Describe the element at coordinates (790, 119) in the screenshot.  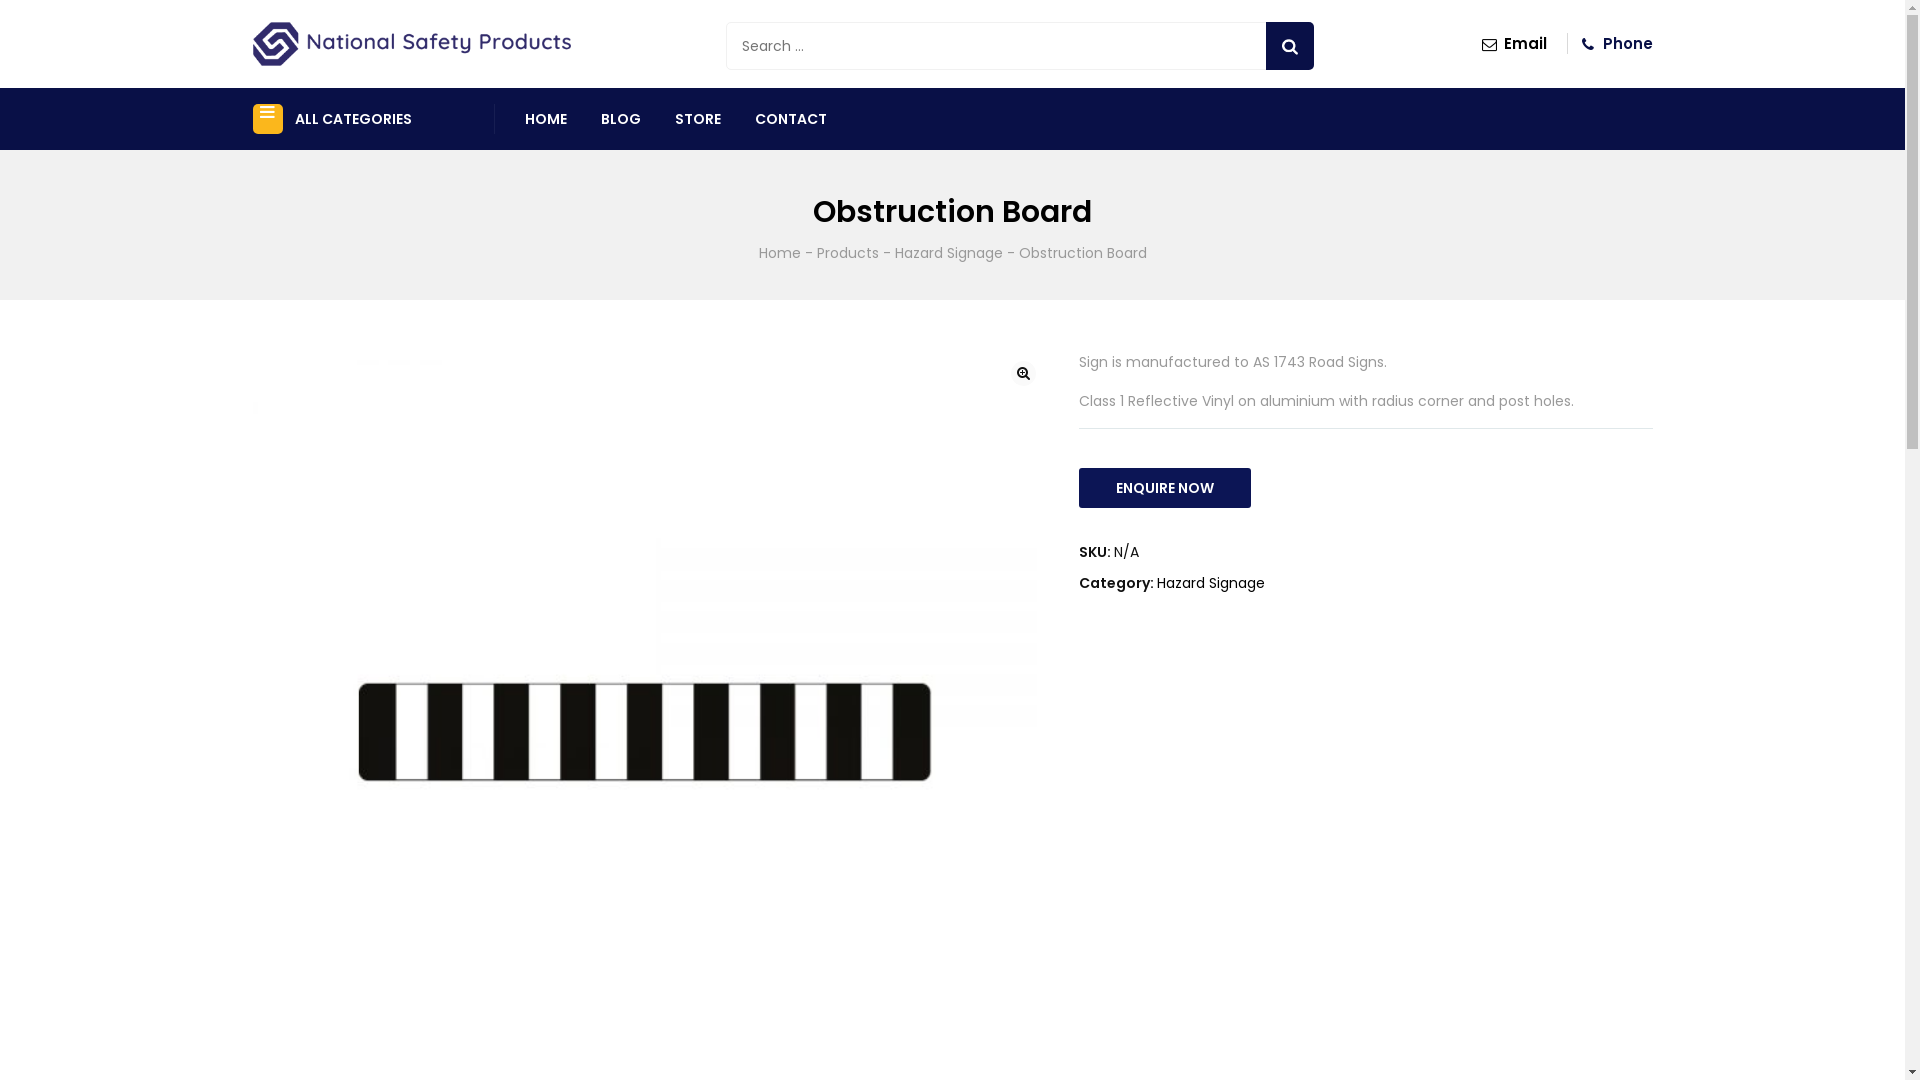
I see `'CONTACT'` at that location.